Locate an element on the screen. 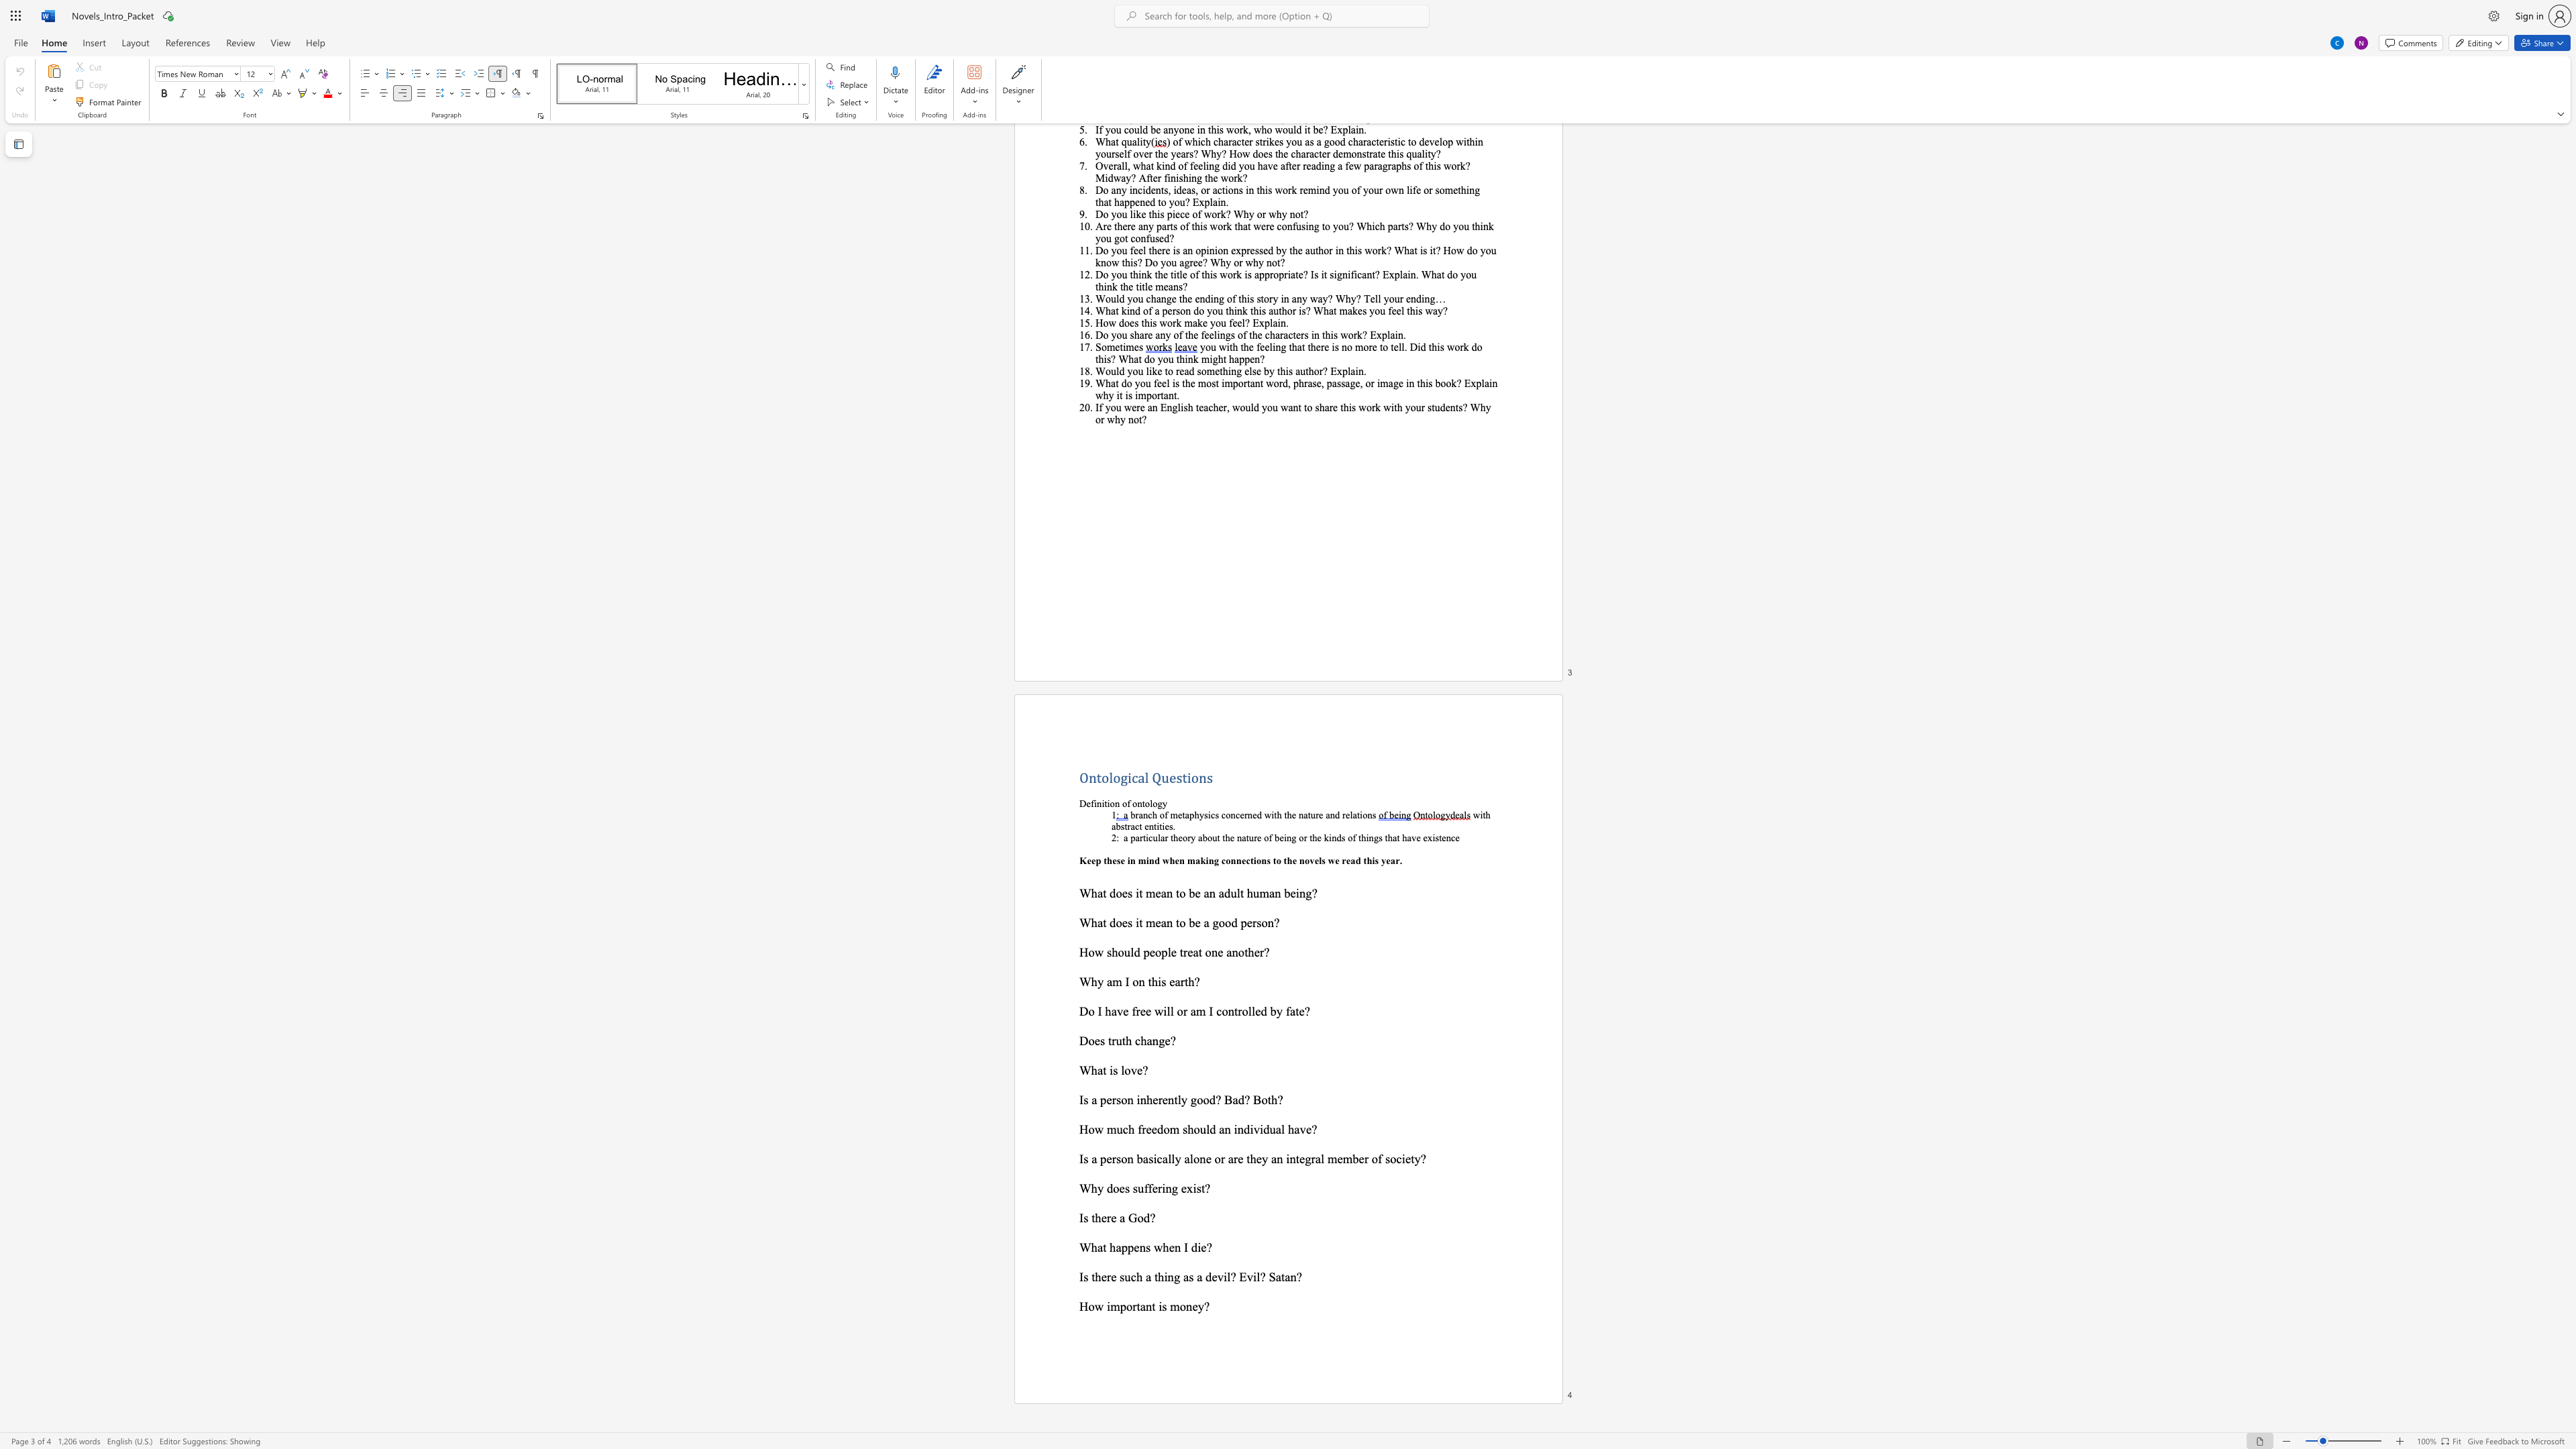  the subset text "appens when" within the text "What happens when I die?" is located at coordinates (1115, 1246).